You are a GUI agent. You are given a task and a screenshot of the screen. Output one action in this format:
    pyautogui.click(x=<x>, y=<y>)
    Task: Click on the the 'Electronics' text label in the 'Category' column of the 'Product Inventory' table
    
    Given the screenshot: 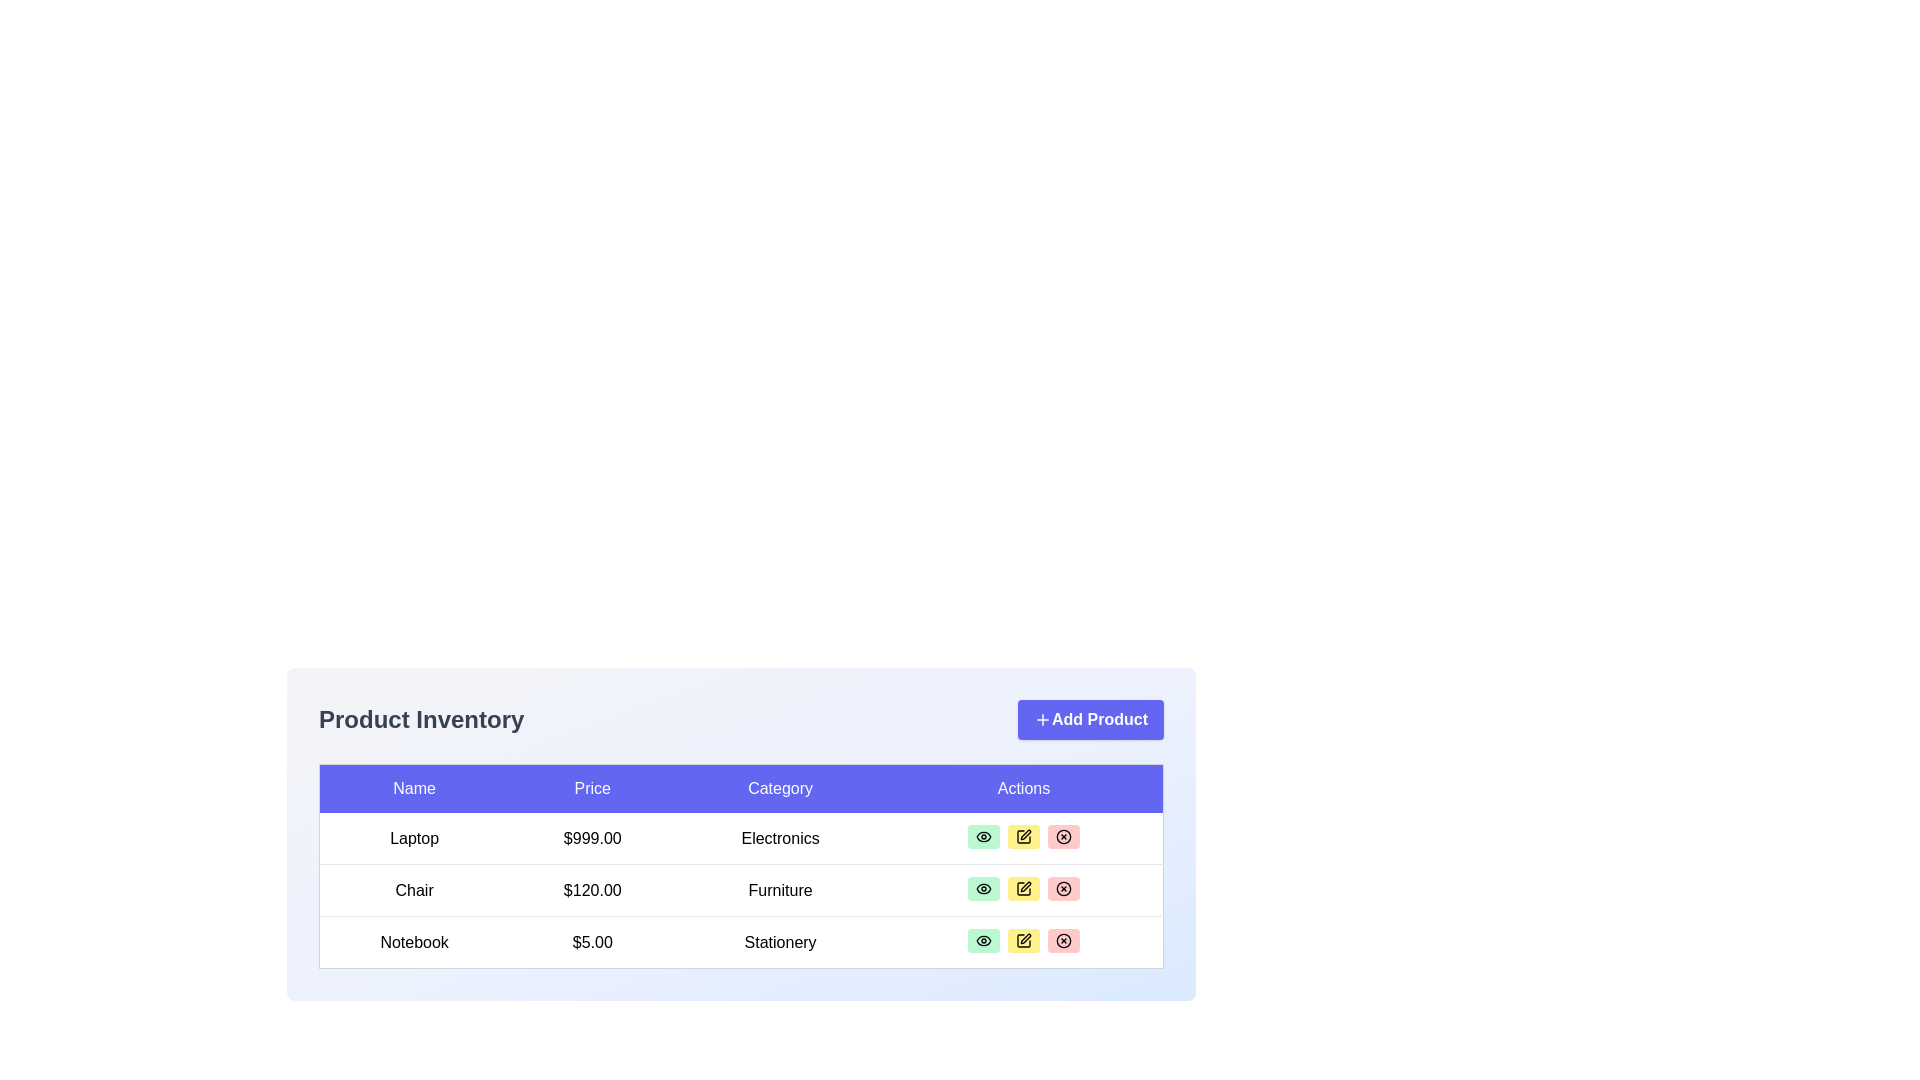 What is the action you would take?
    pyautogui.click(x=779, y=838)
    